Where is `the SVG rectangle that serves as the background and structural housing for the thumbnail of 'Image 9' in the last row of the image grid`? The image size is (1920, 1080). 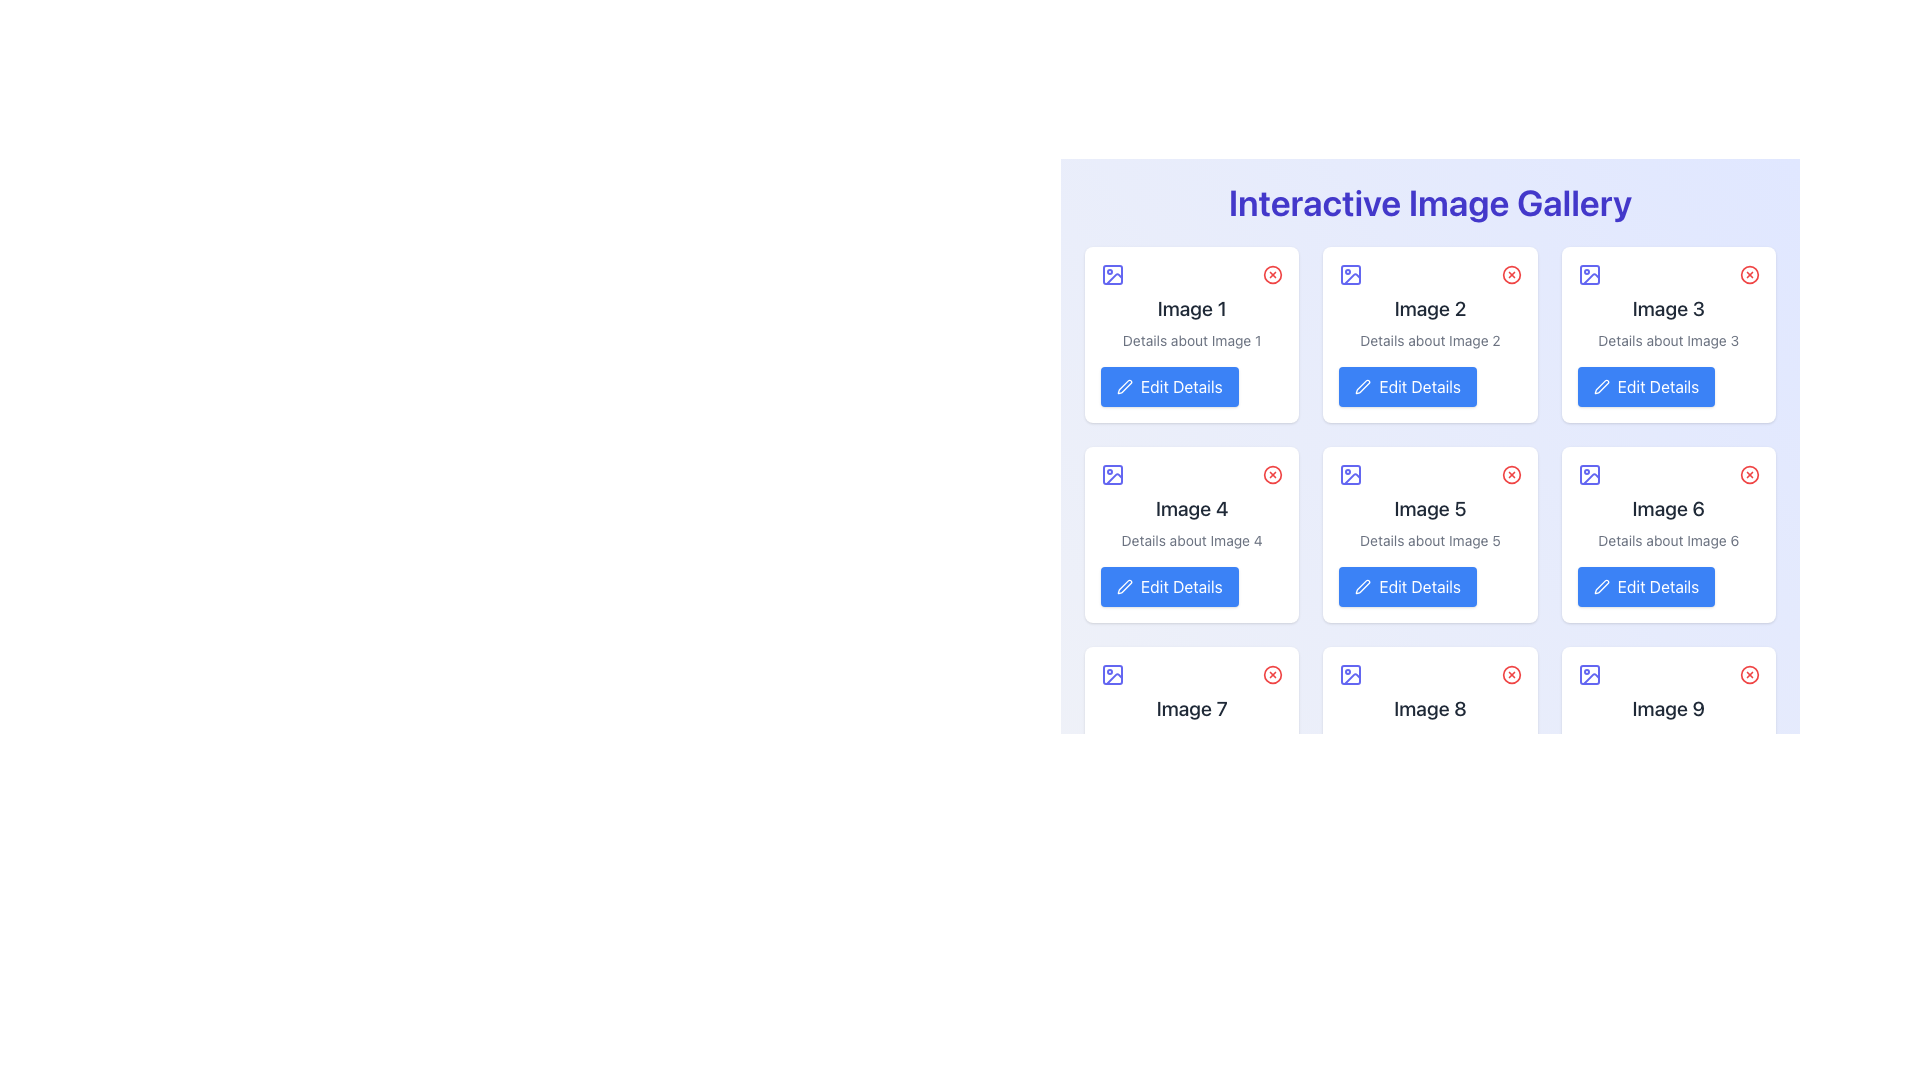
the SVG rectangle that serves as the background and structural housing for the thumbnail of 'Image 9' in the last row of the image grid is located at coordinates (1588, 675).